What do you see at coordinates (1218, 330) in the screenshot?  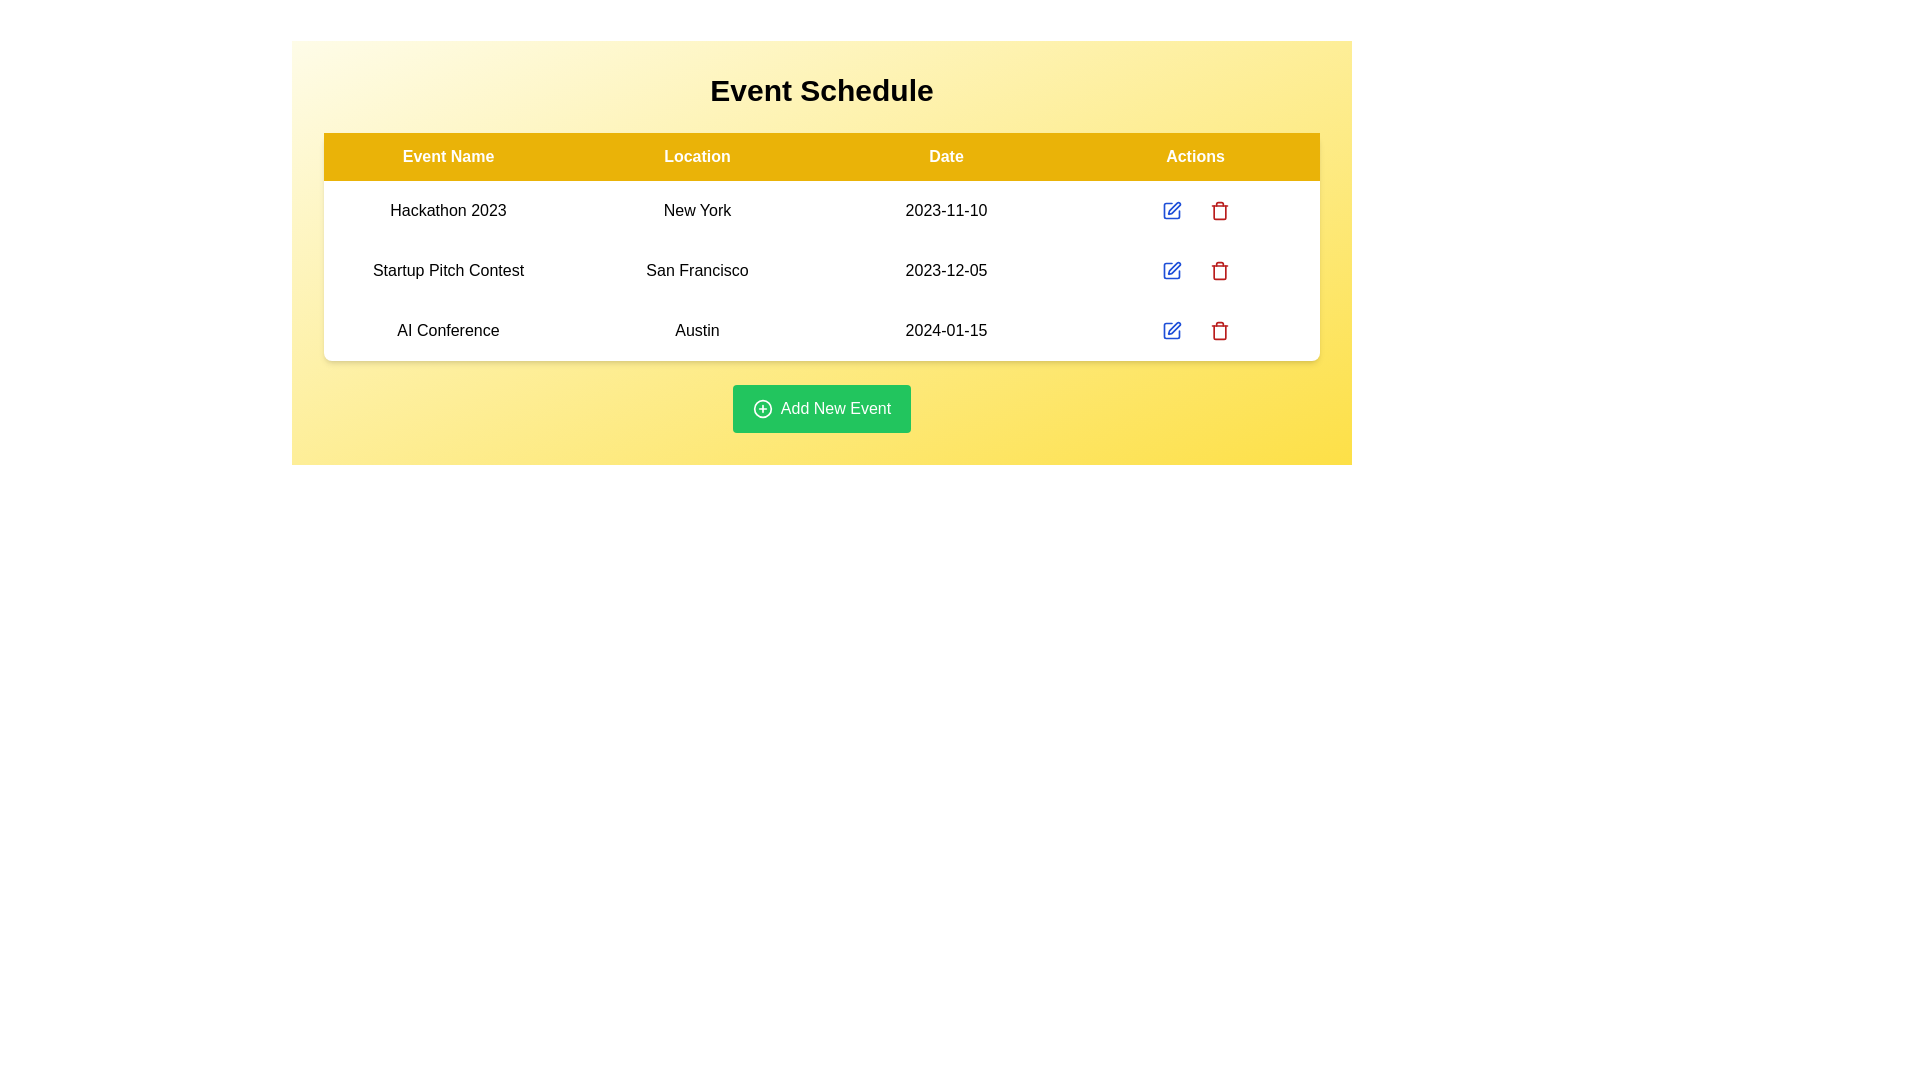 I see `the event corresponding to the row labeled AI Conference` at bounding box center [1218, 330].